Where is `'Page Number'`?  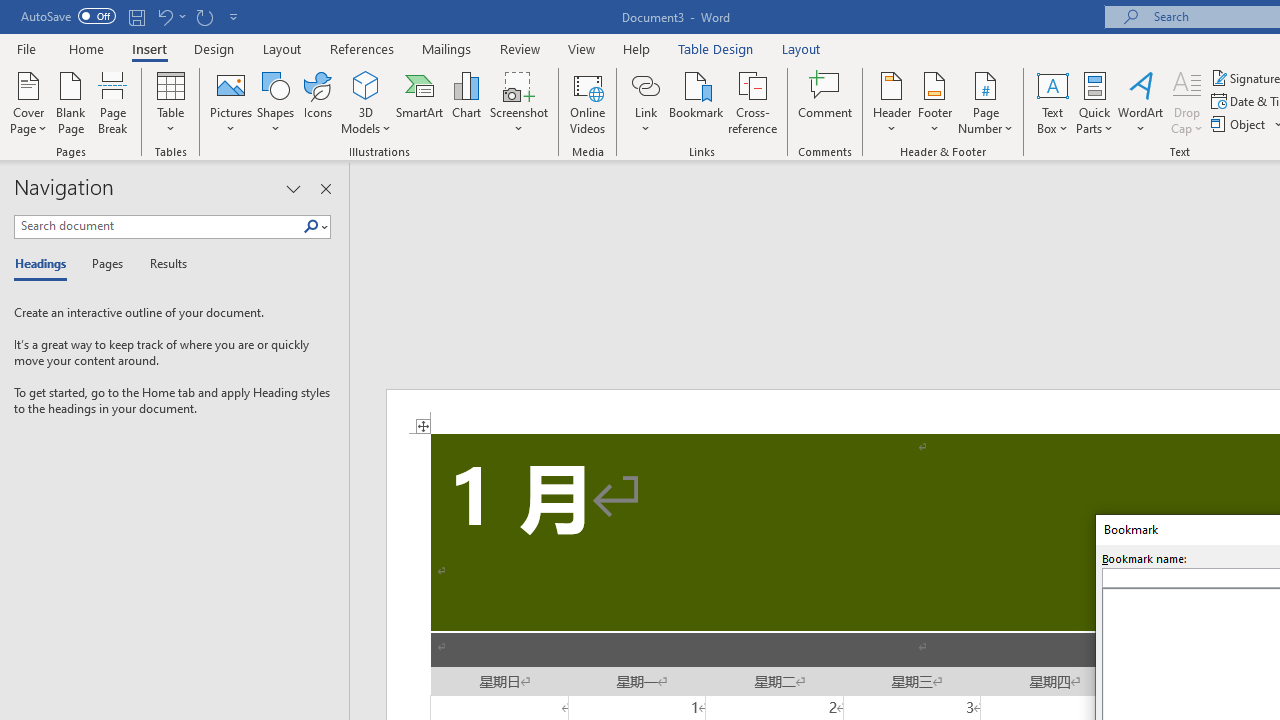 'Page Number' is located at coordinates (986, 103).